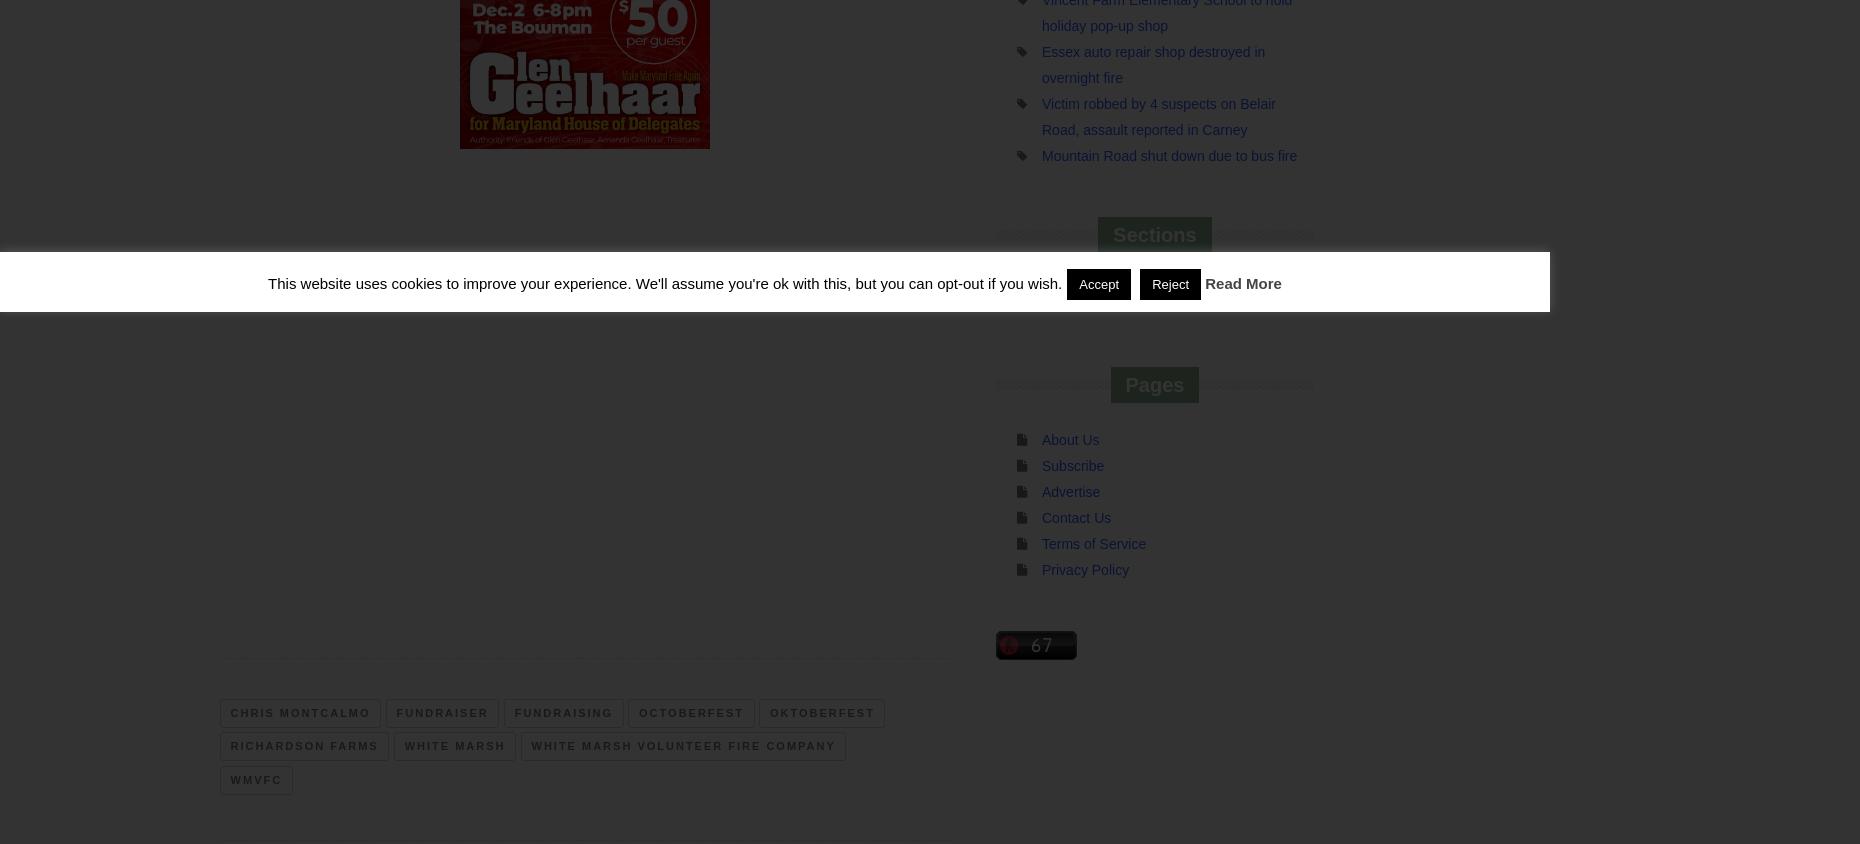 This screenshot has height=844, width=1860. I want to click on 'Reject', so click(1170, 283).